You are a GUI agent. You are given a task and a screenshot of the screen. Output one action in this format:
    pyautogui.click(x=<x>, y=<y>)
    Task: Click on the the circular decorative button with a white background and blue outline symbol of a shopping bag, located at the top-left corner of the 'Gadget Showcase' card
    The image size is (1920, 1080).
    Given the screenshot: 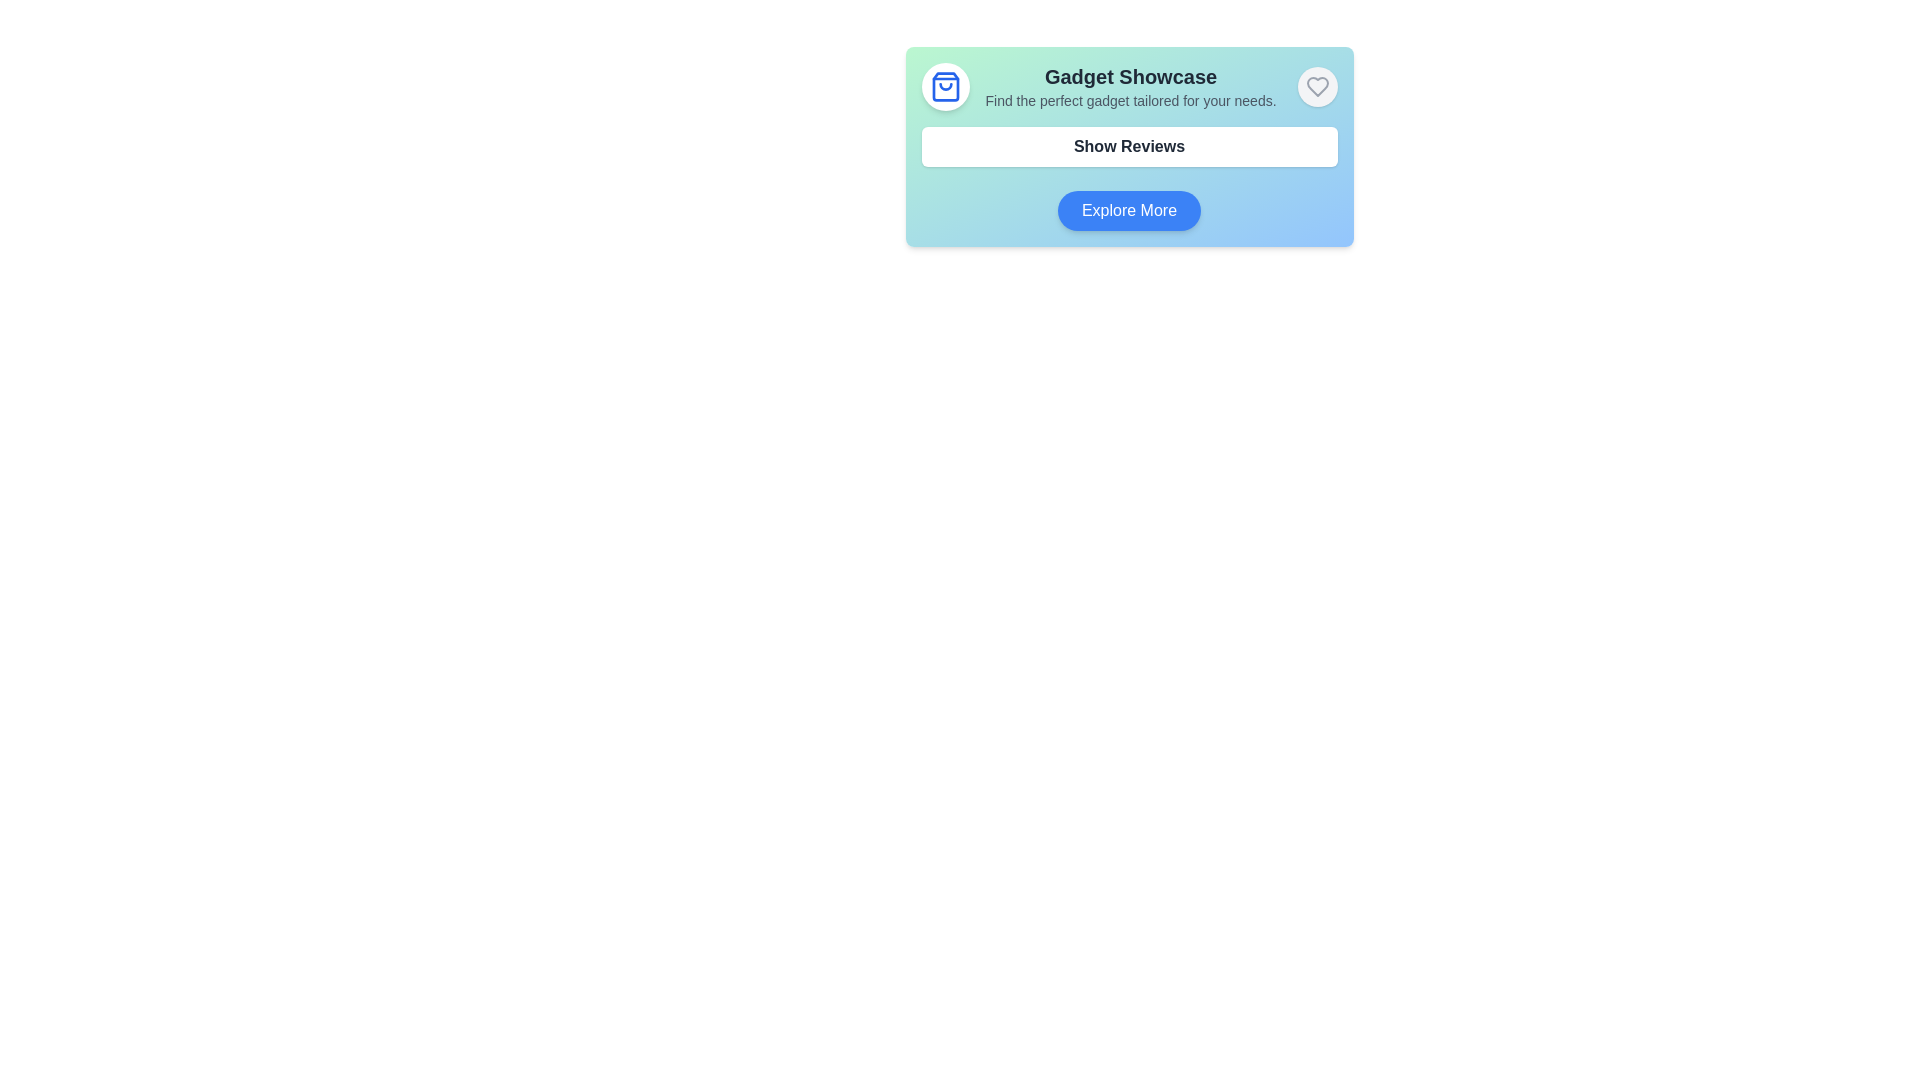 What is the action you would take?
    pyautogui.click(x=944, y=86)
    